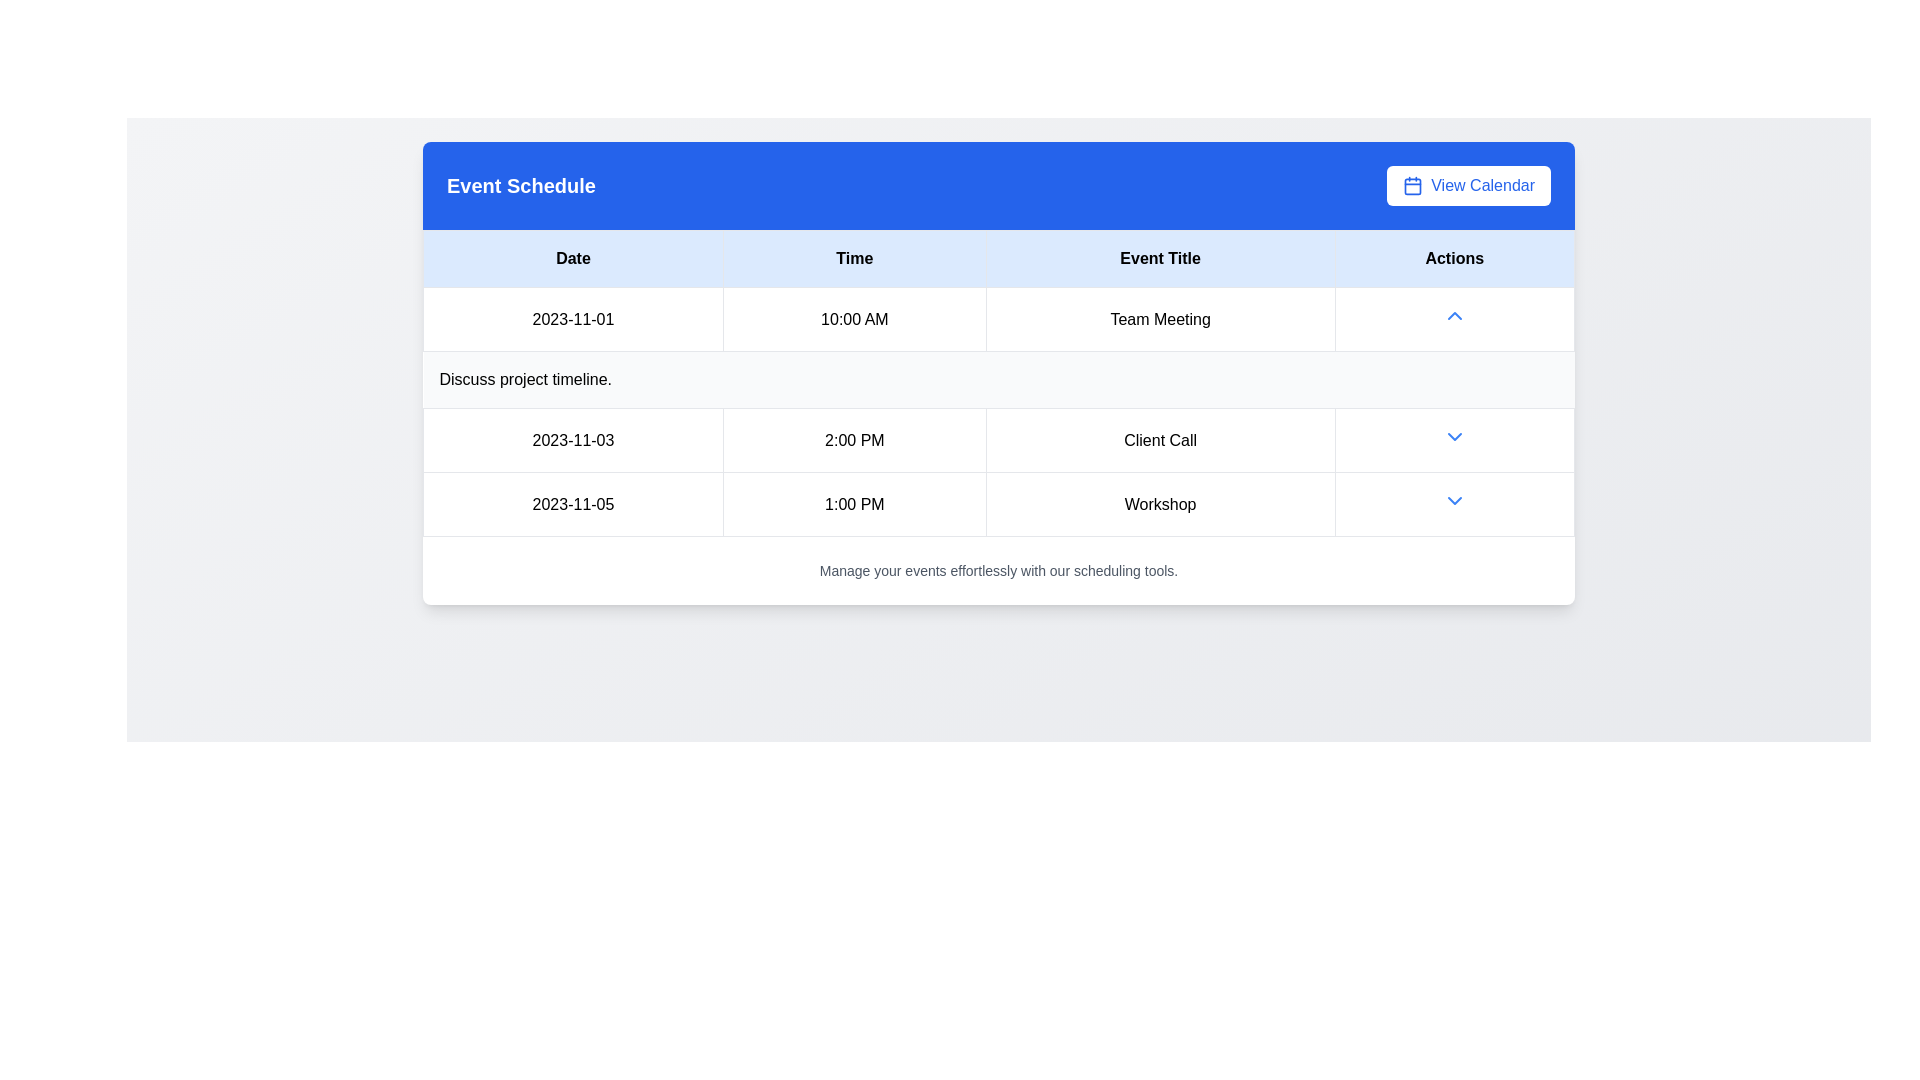 The height and width of the screenshot is (1080, 1920). I want to click on the text label that serves as a header title for the event scheduling section, located on the top left side of the blue-colored header bar, so click(521, 185).